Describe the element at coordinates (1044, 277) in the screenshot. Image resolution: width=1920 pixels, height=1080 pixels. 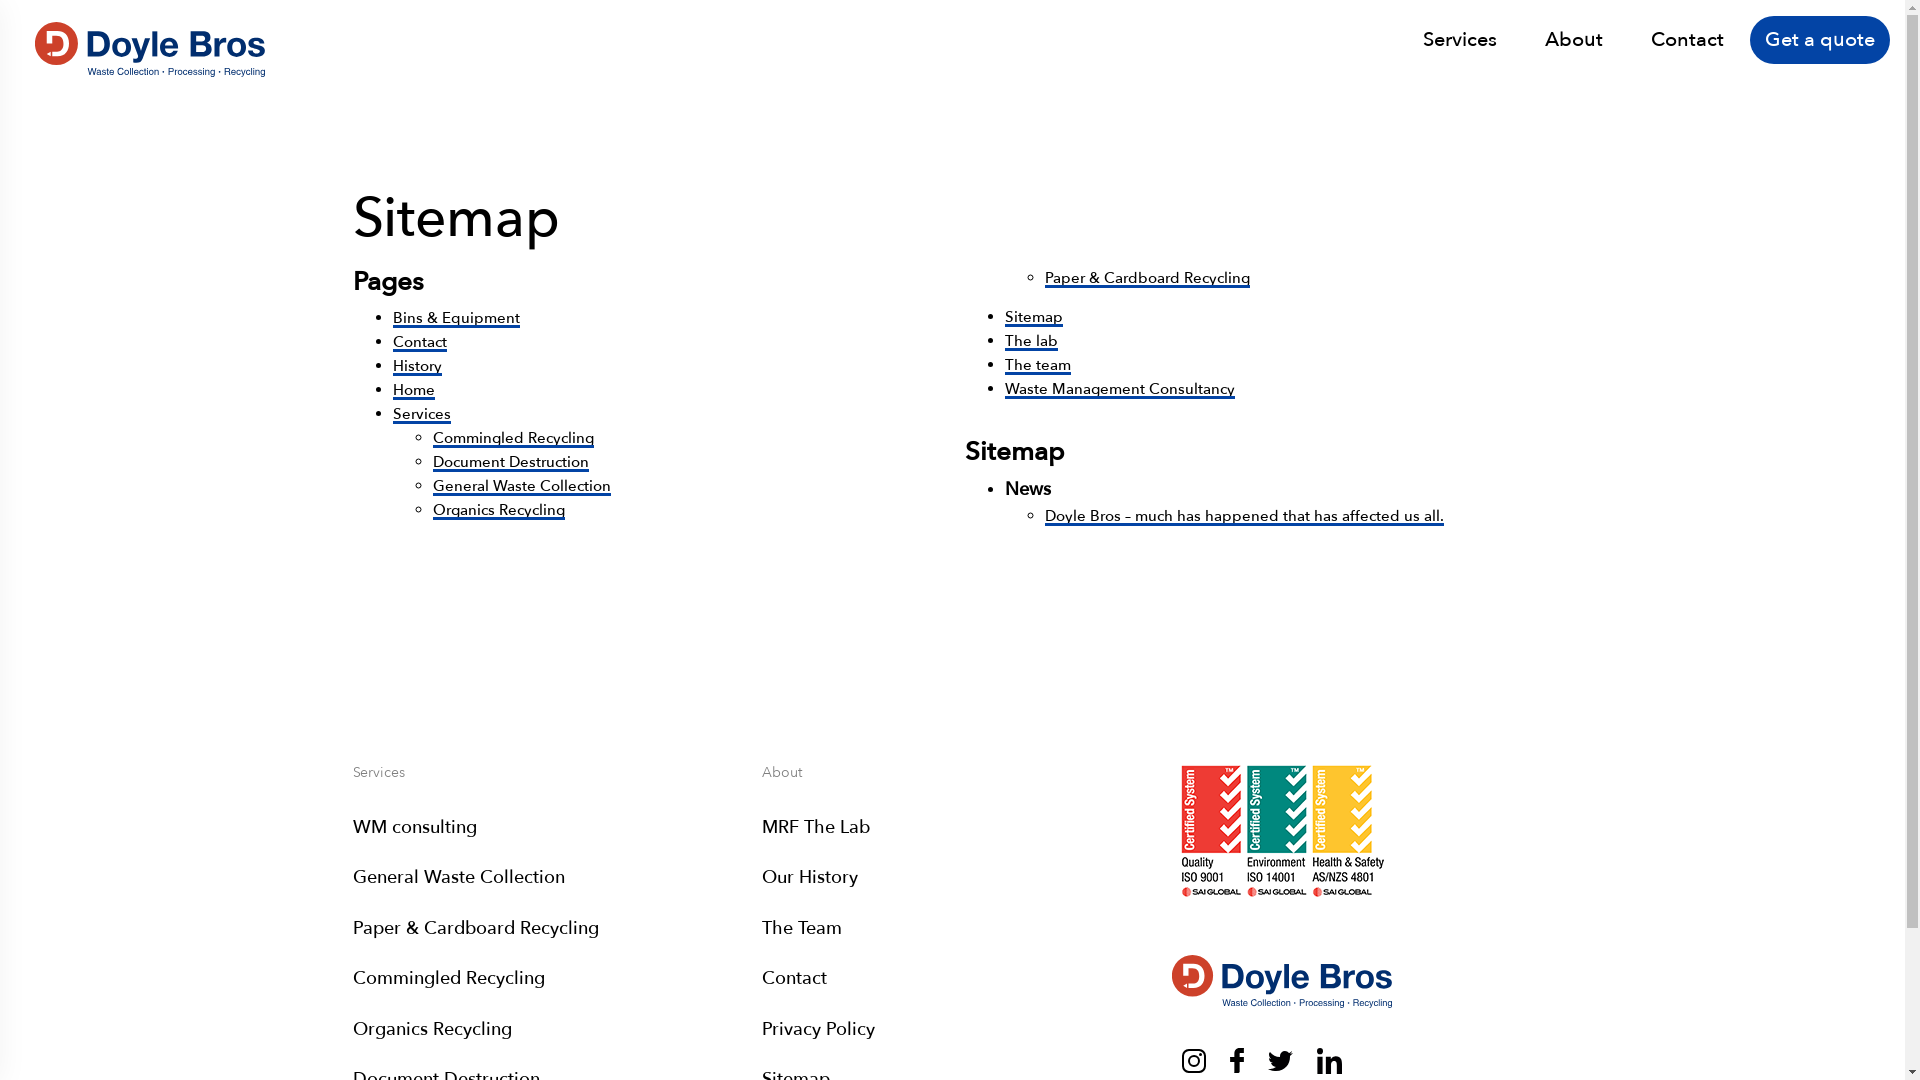
I see `'Paper & Cardboard Recycling'` at that location.